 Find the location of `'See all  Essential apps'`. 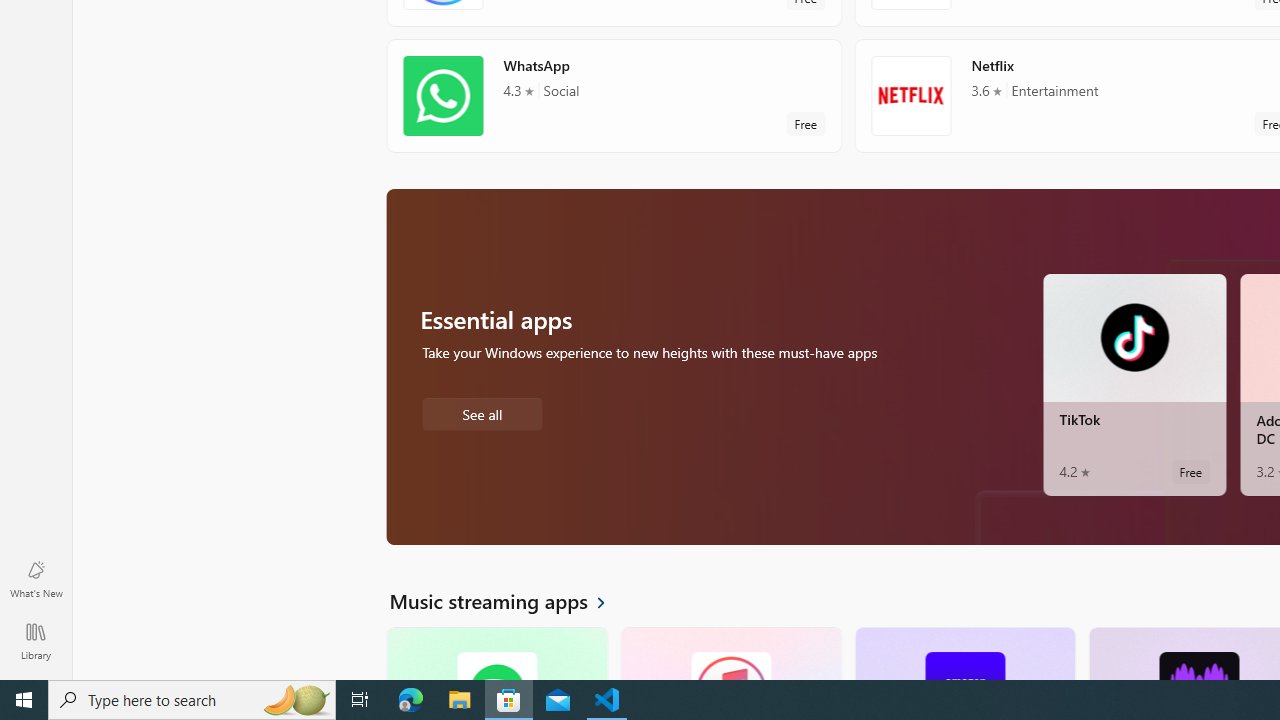

'See all  Essential apps' is located at coordinates (481, 411).